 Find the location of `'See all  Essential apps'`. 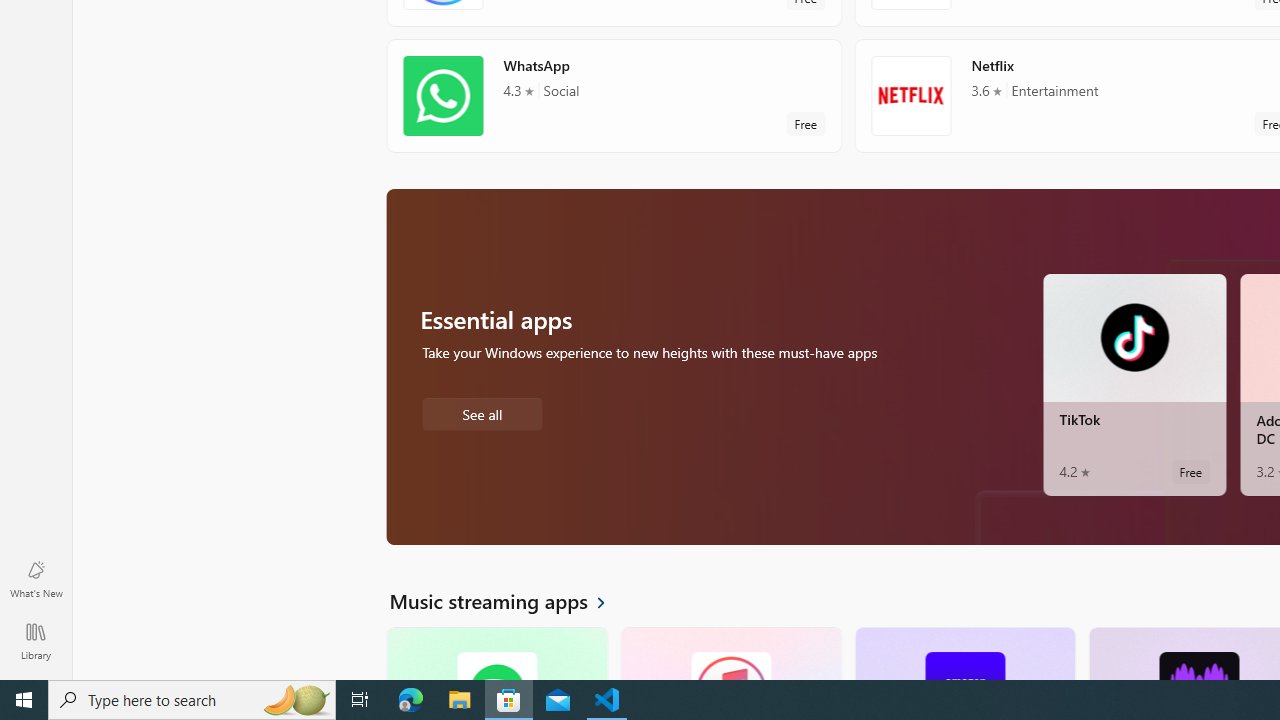

'See all  Essential apps' is located at coordinates (481, 411).